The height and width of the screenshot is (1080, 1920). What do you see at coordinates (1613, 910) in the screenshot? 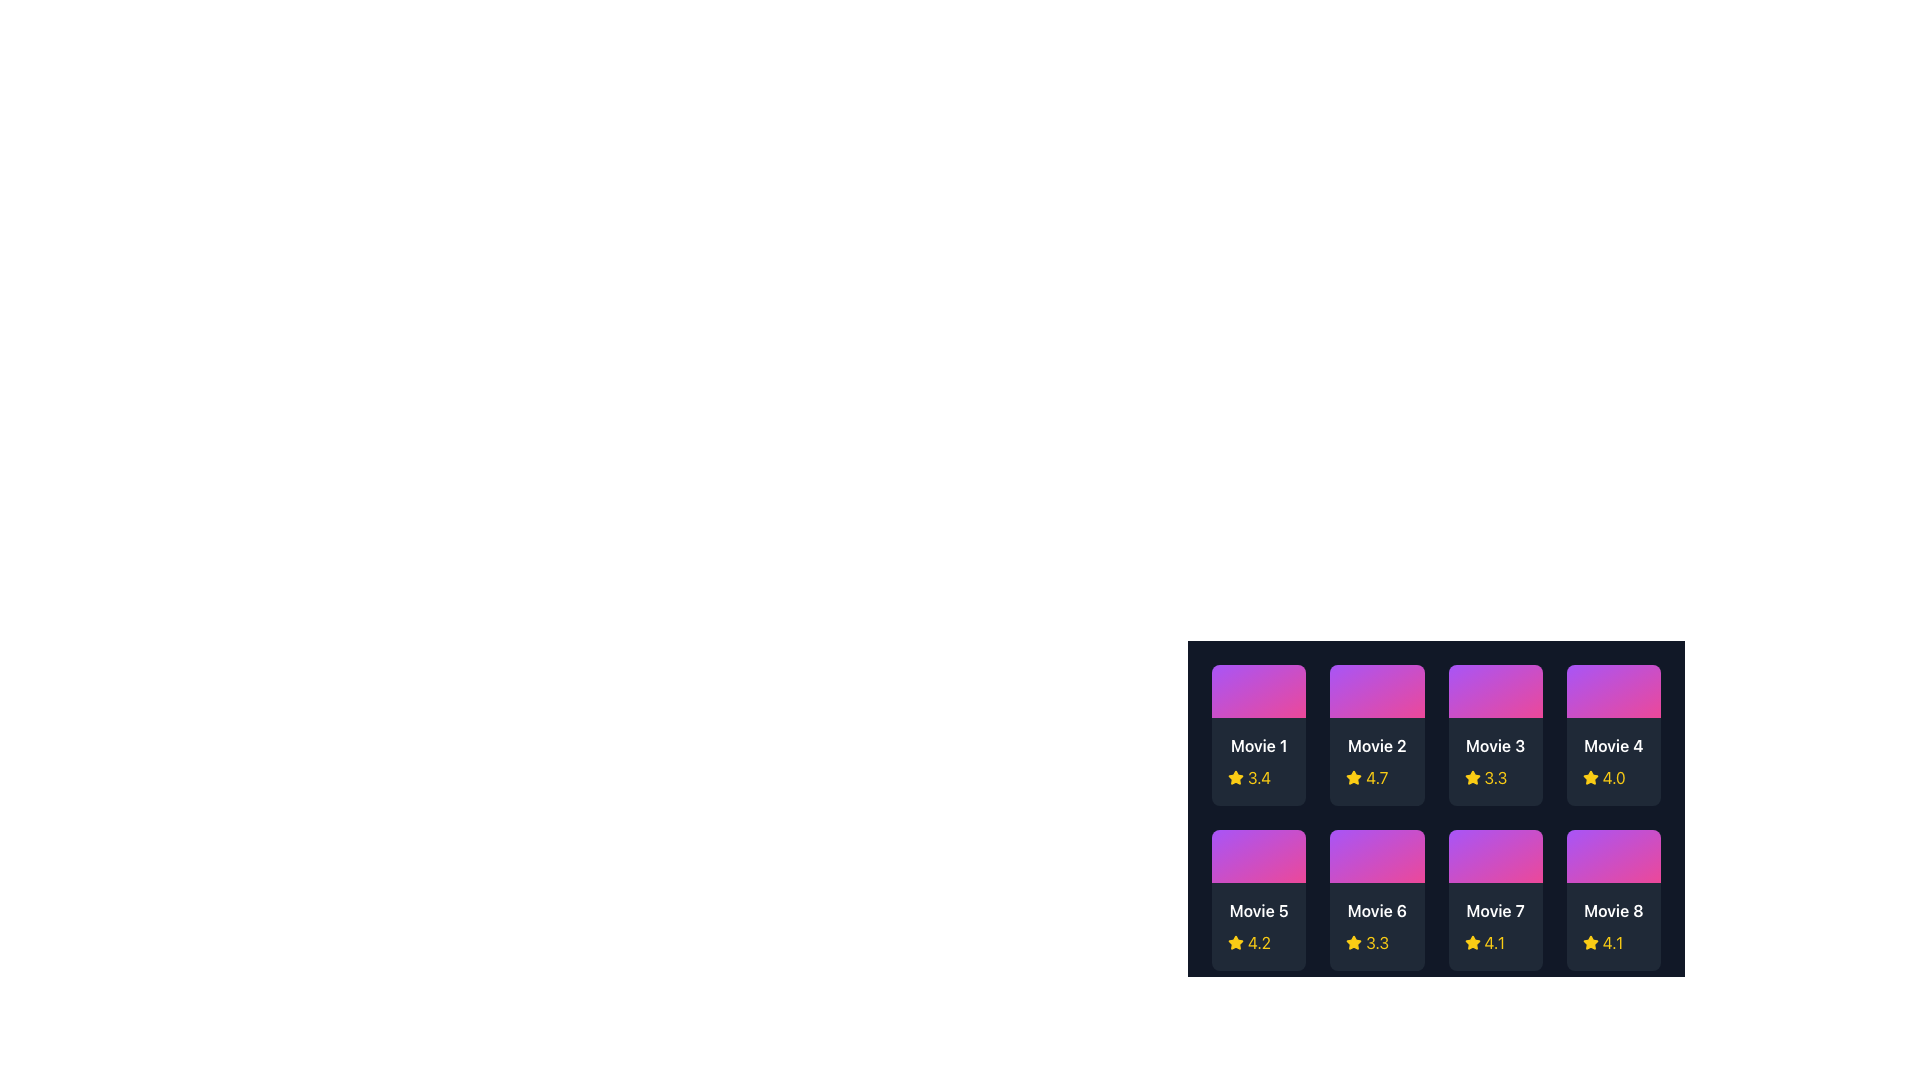
I see `the title label of the eighth movie card in the 4x2 grid layout, which displays the movie's identifier or name` at bounding box center [1613, 910].